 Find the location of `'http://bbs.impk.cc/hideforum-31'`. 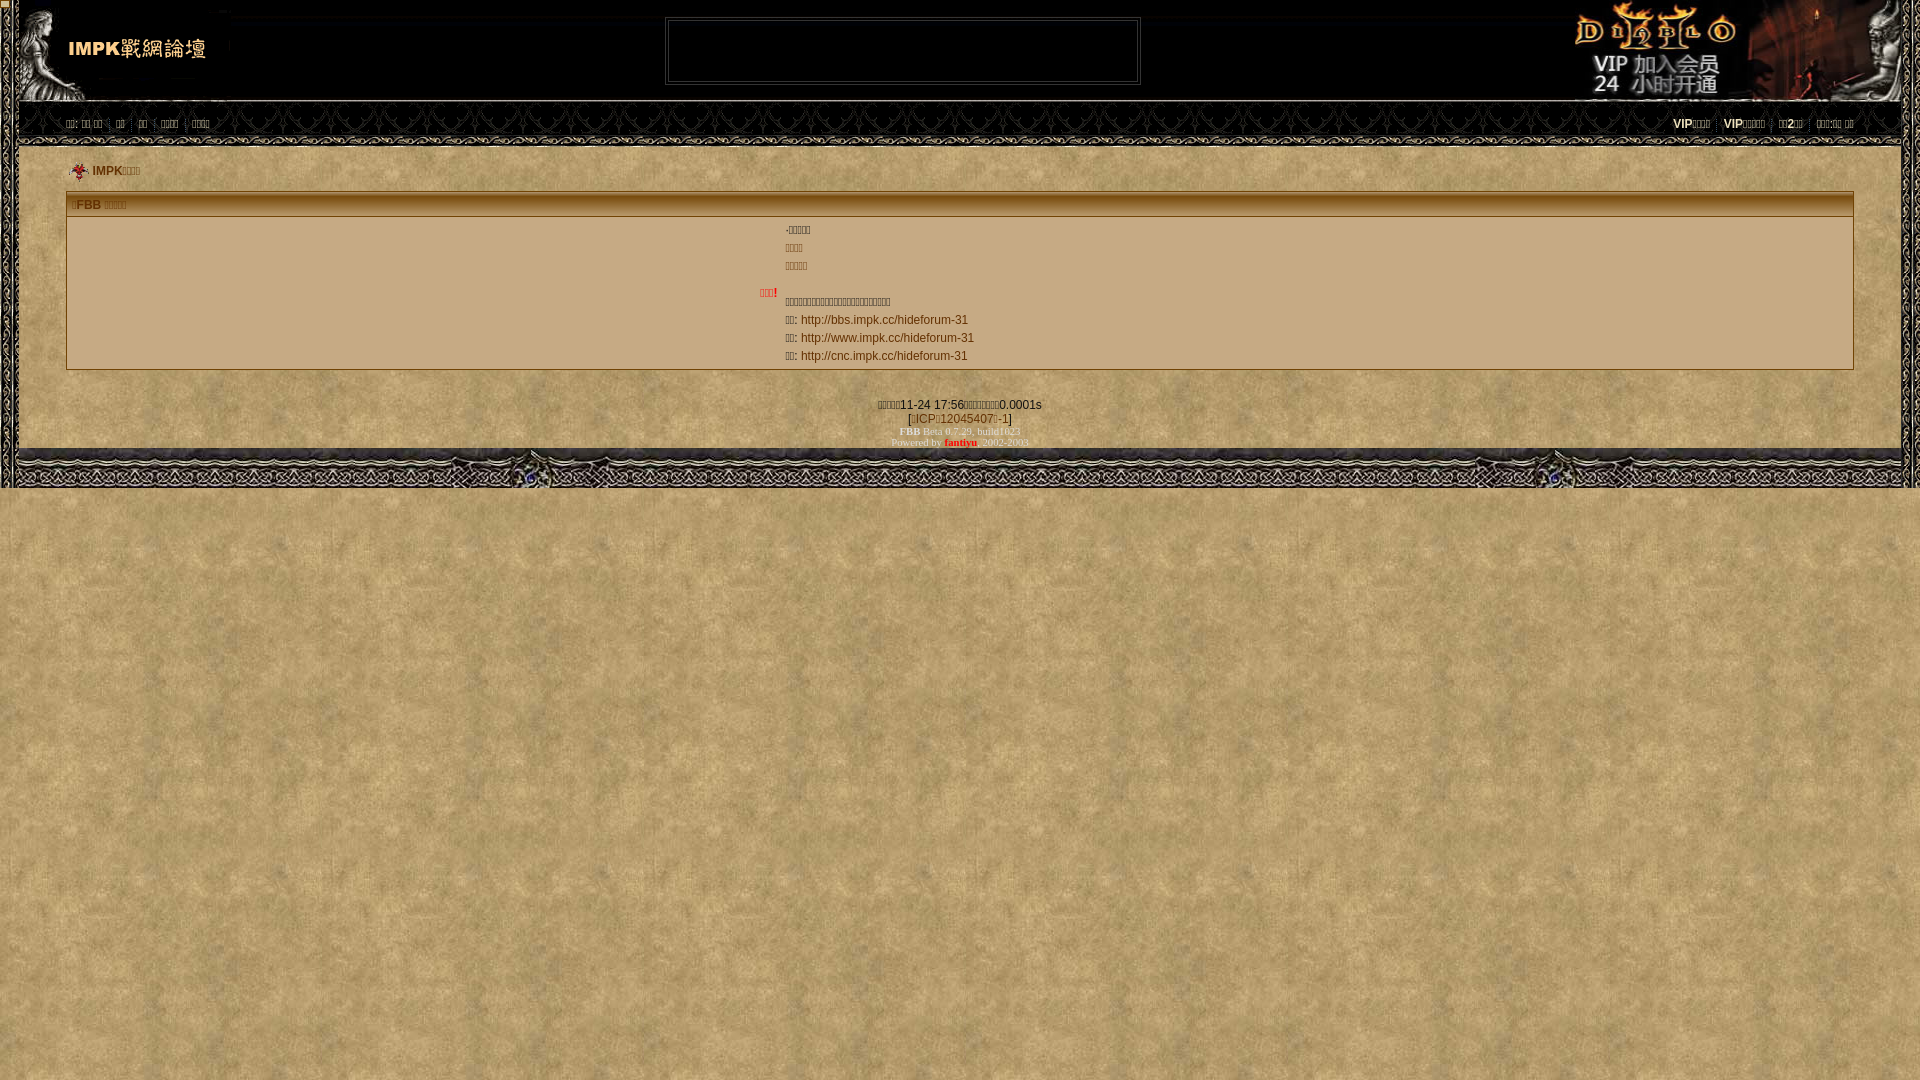

'http://bbs.impk.cc/hideforum-31' is located at coordinates (883, 319).